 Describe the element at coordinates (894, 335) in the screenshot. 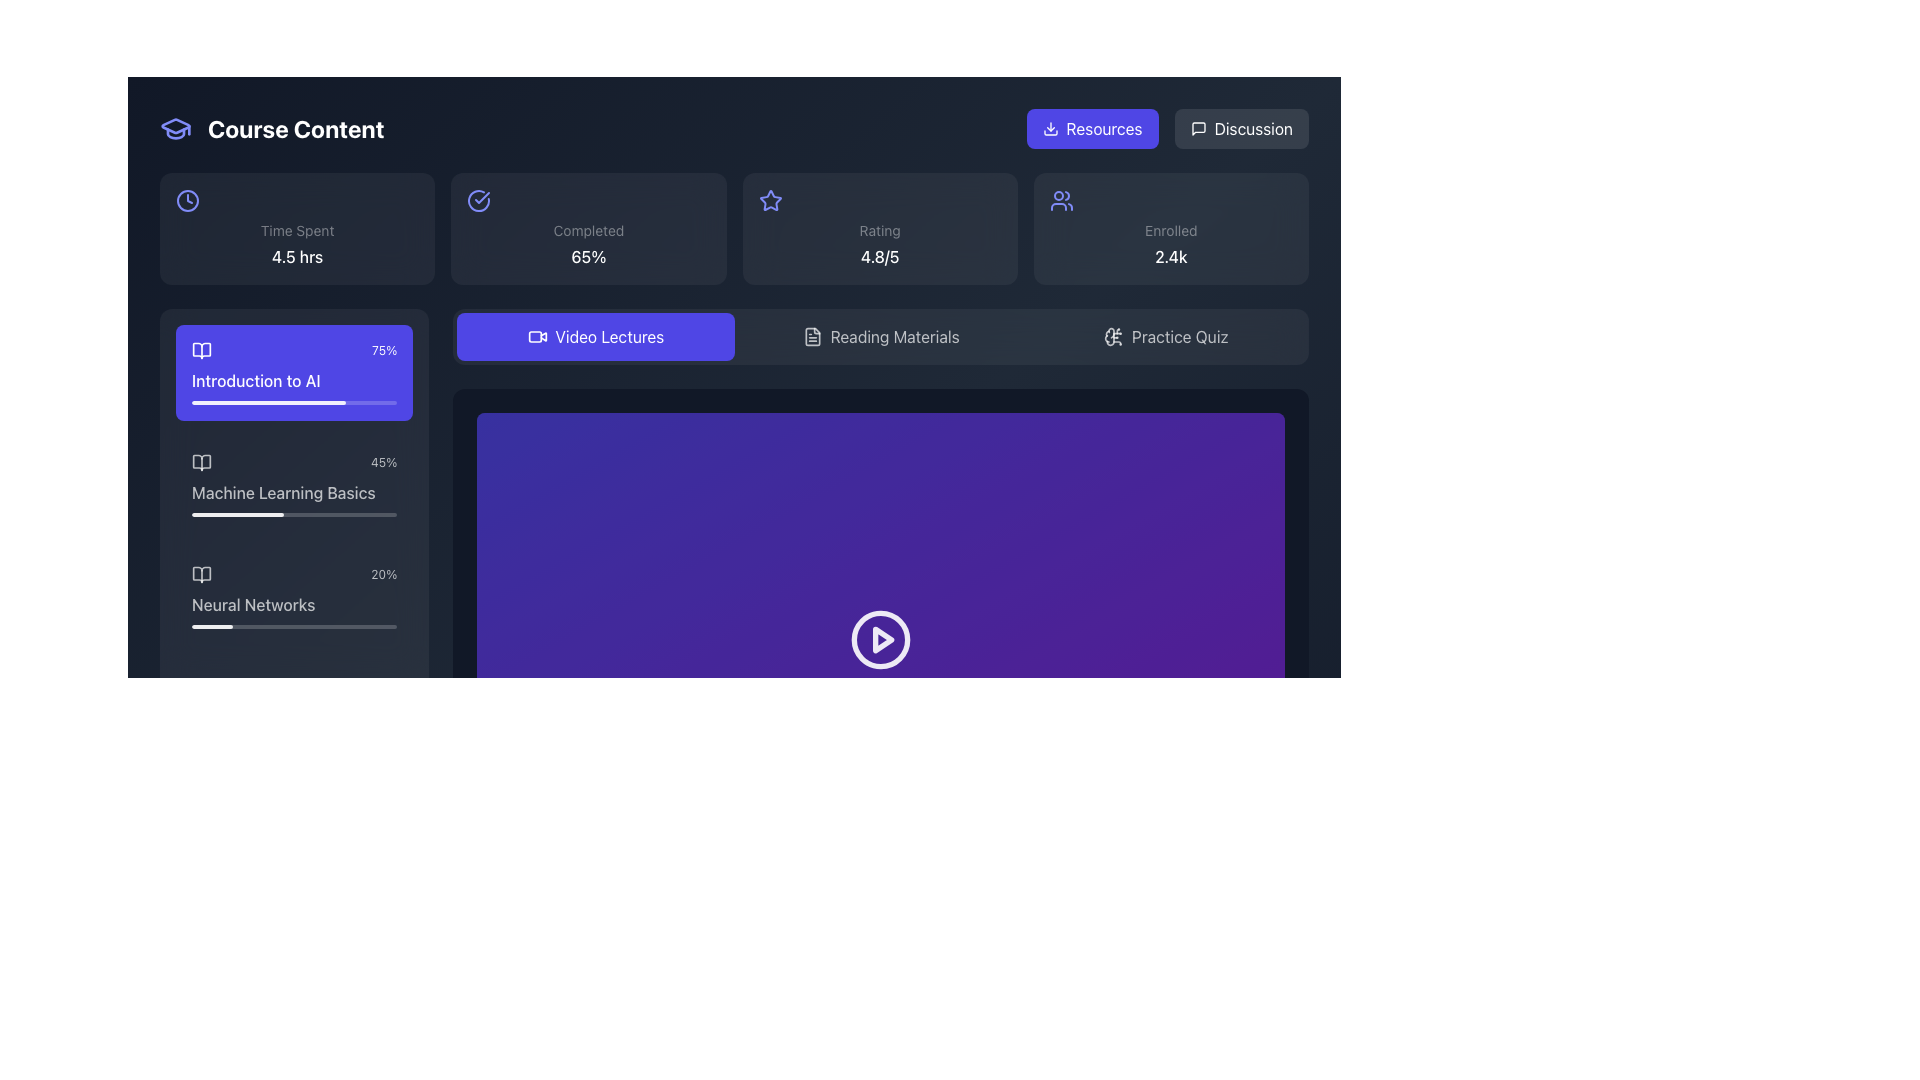

I see `the 'Reading Materials' text label located in the horizontal navigation toolbar, which is displayed in white with reduced opacity` at that location.